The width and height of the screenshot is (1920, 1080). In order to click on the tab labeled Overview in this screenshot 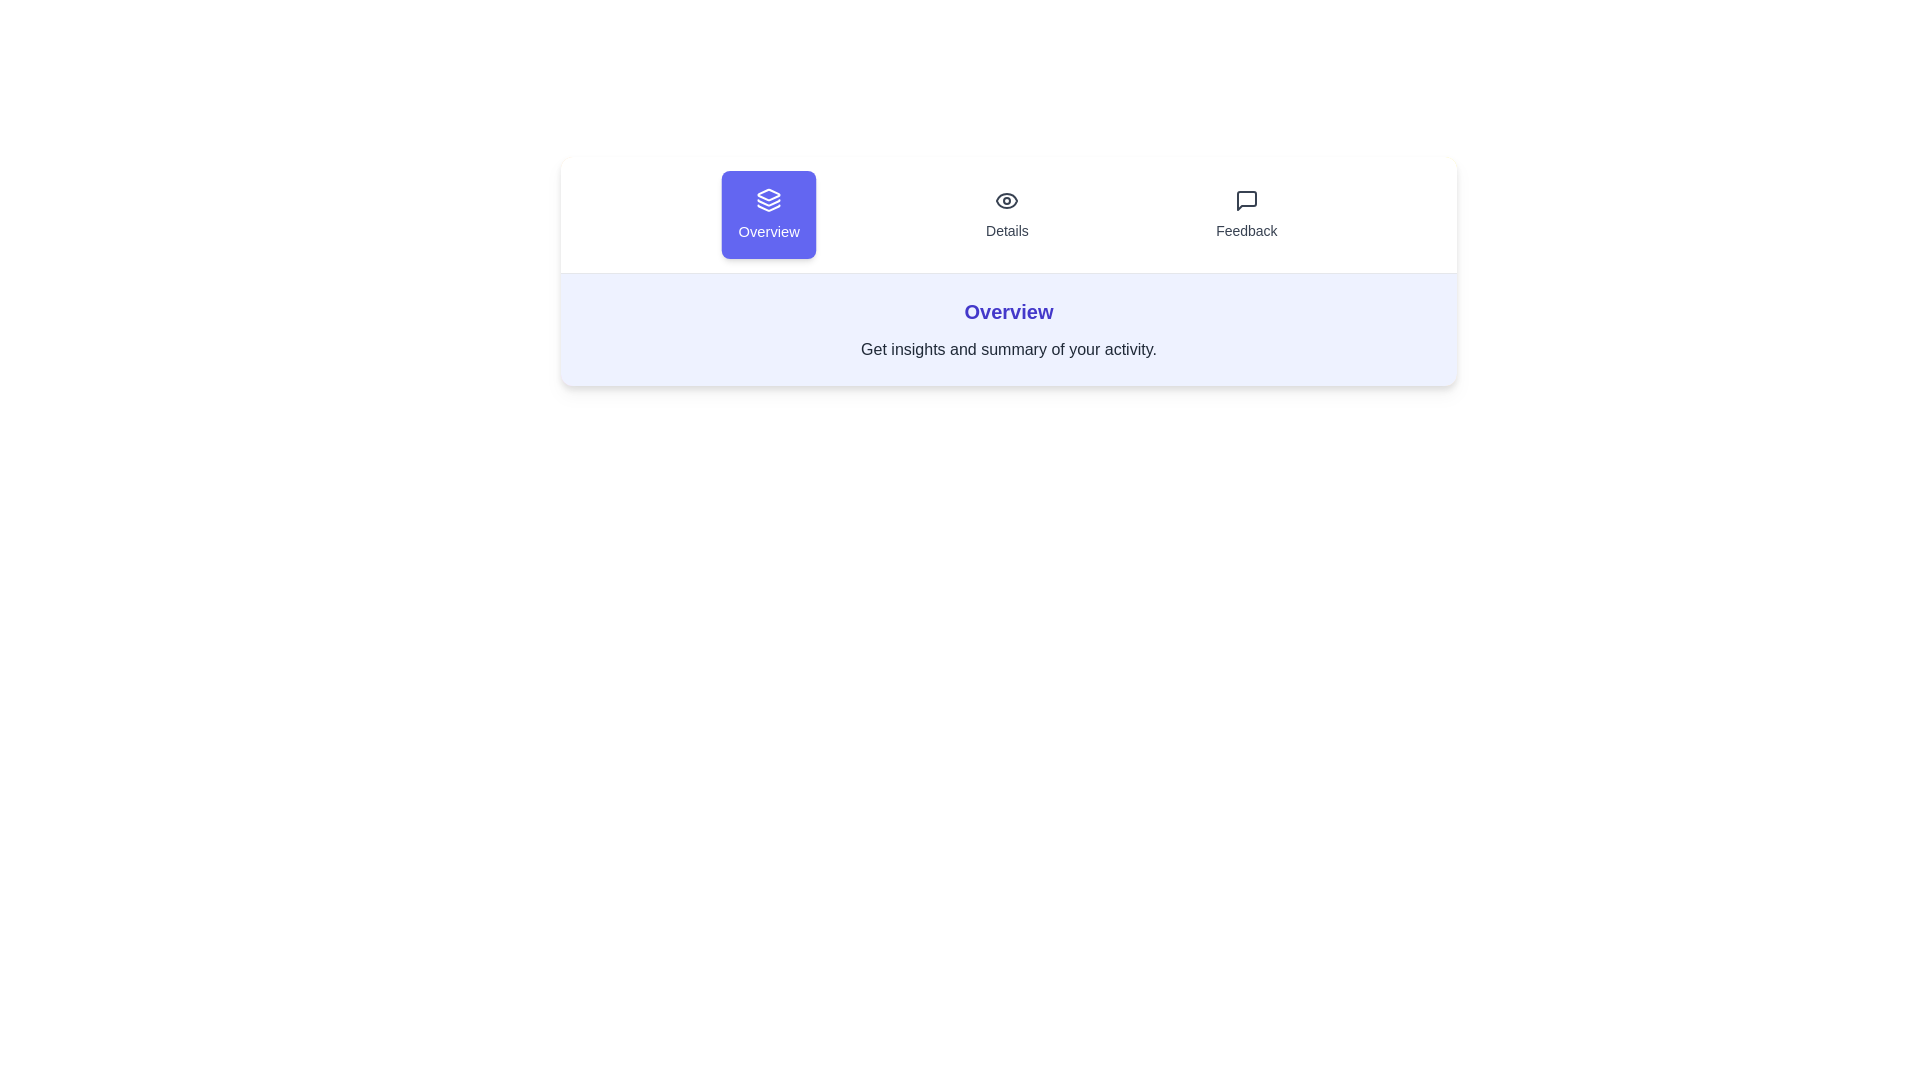, I will do `click(768, 215)`.